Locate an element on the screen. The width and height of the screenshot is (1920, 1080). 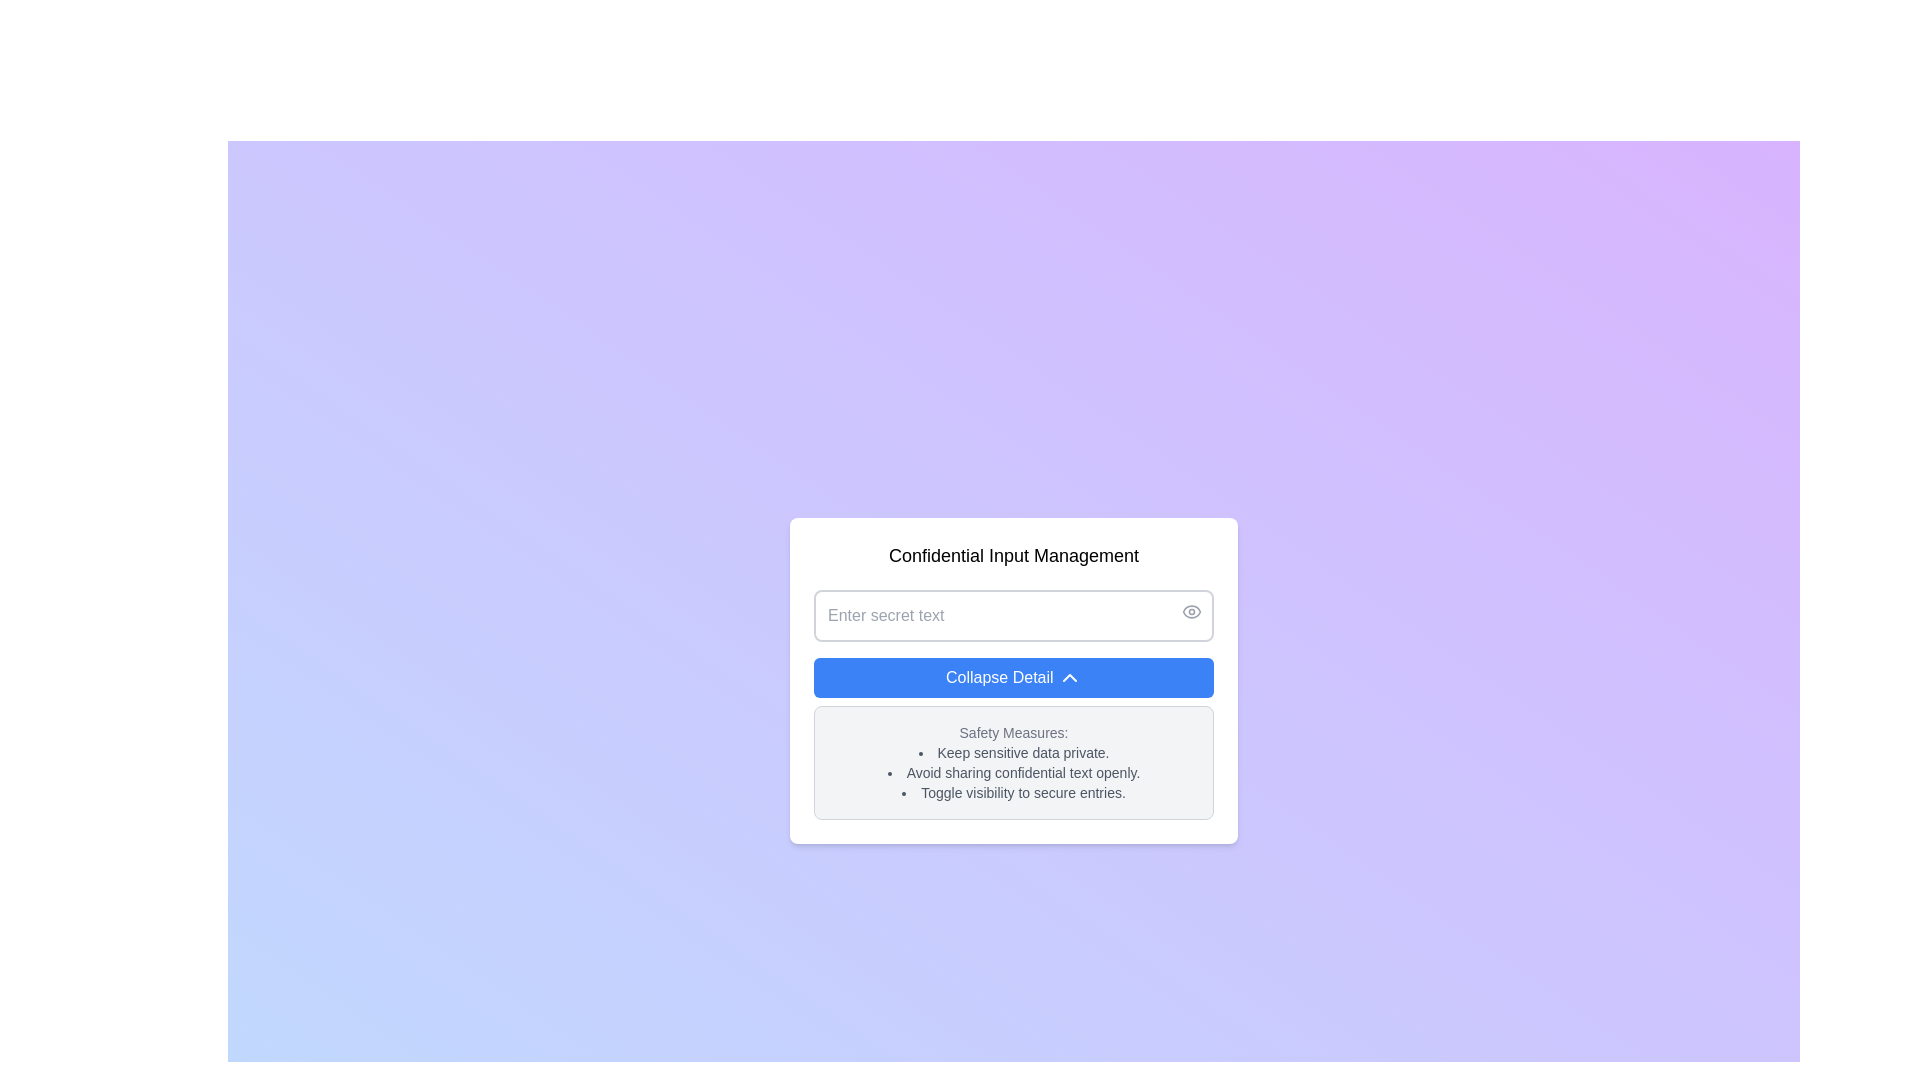
the 'Collapse Detail' button, which is a horizontal button with a blue background and white text, positioned within a card interface below a text input field is located at coordinates (1013, 676).